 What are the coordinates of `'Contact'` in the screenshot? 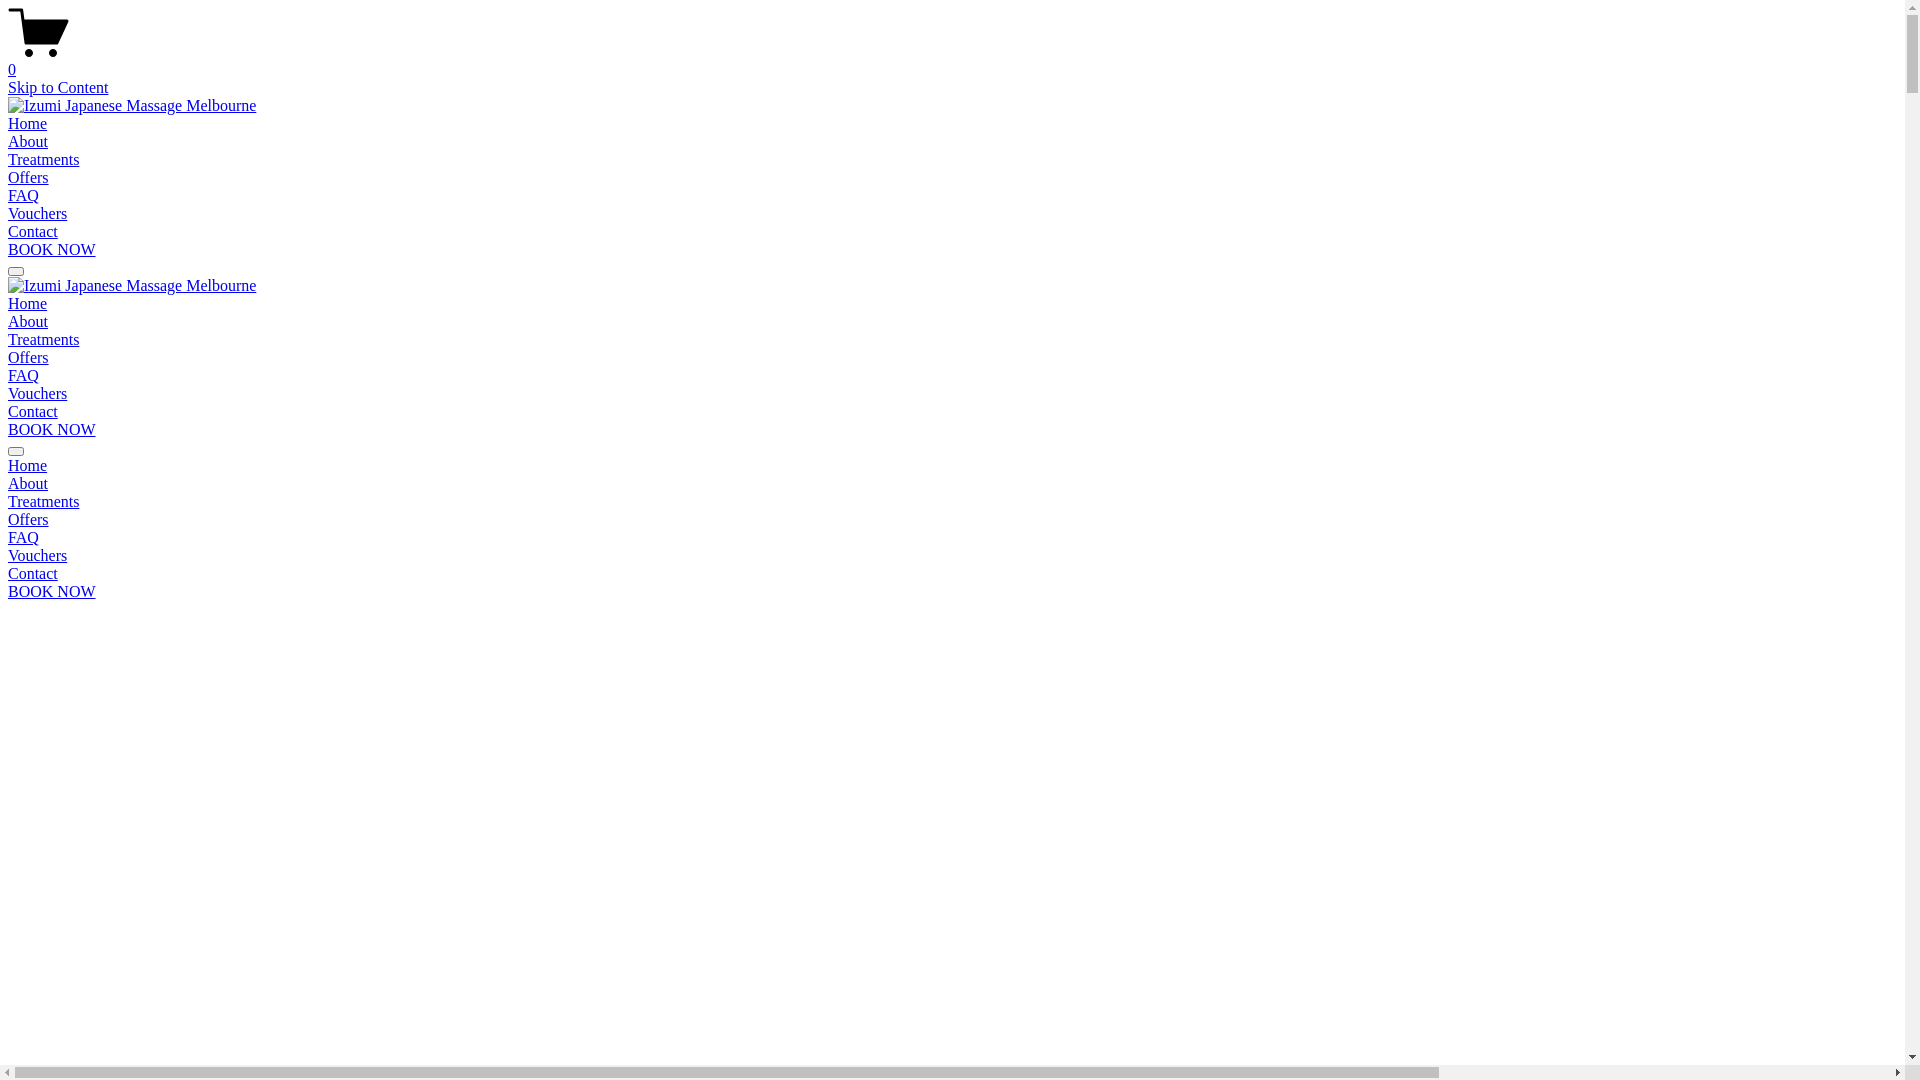 It's located at (8, 574).